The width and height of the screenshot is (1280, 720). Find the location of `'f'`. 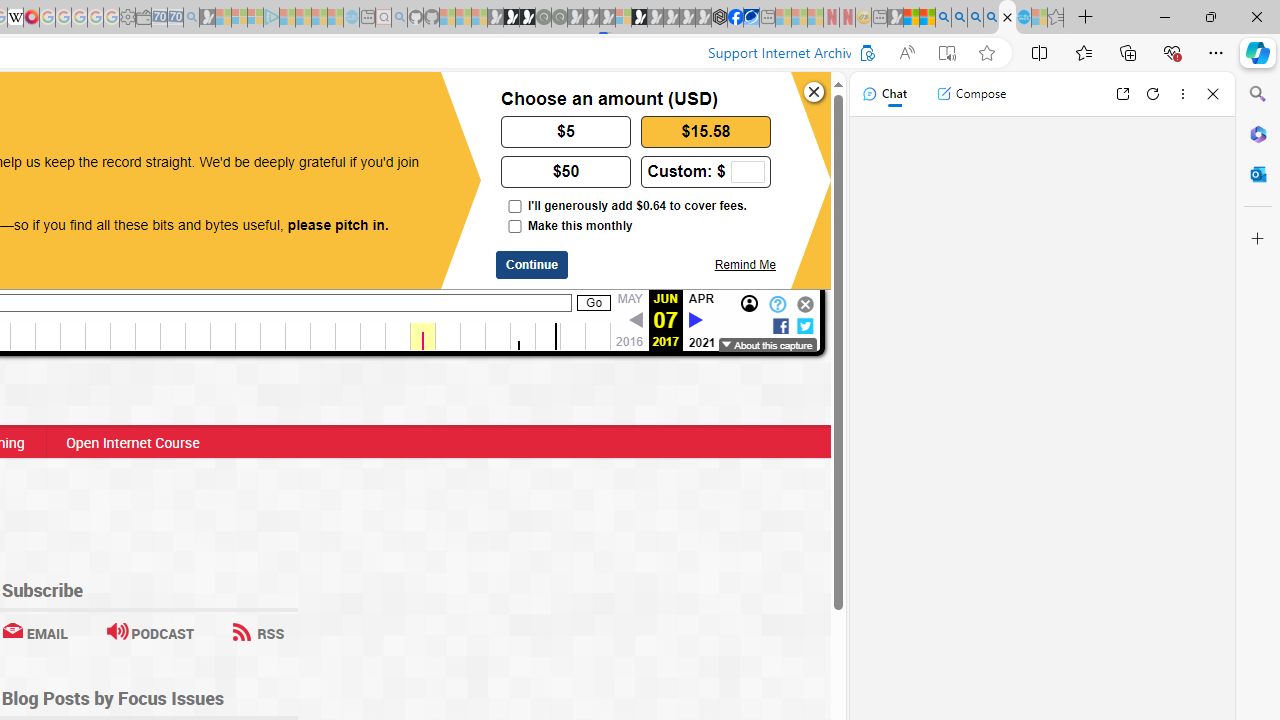

'f' is located at coordinates (779, 324).